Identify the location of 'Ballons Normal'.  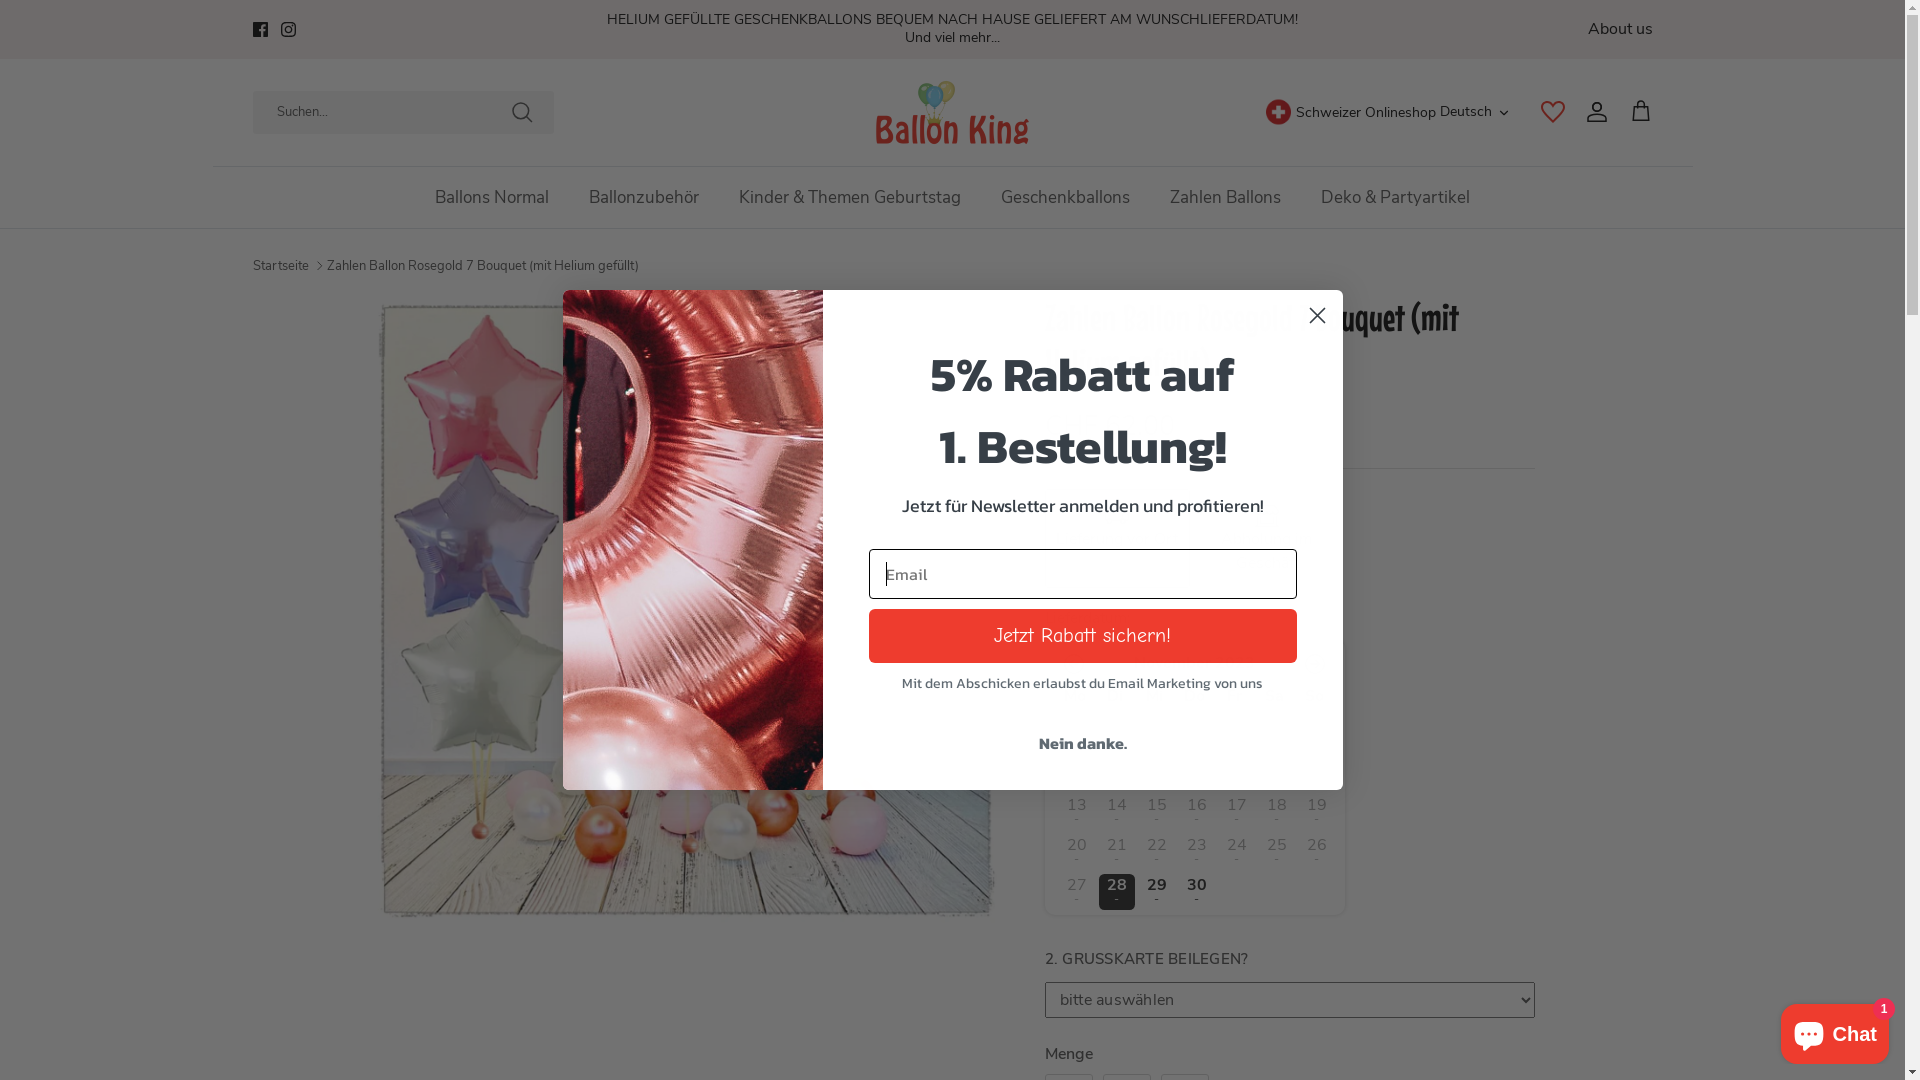
(491, 197).